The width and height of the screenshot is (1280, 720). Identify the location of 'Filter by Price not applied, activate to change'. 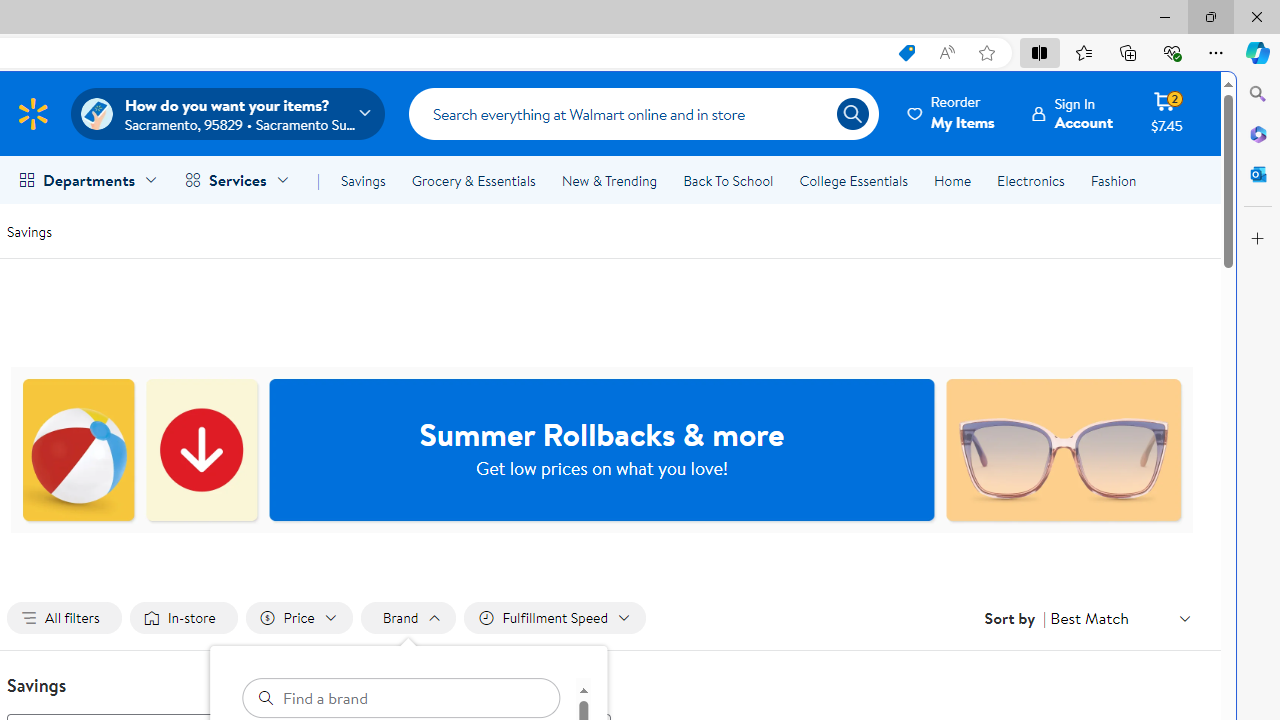
(297, 617).